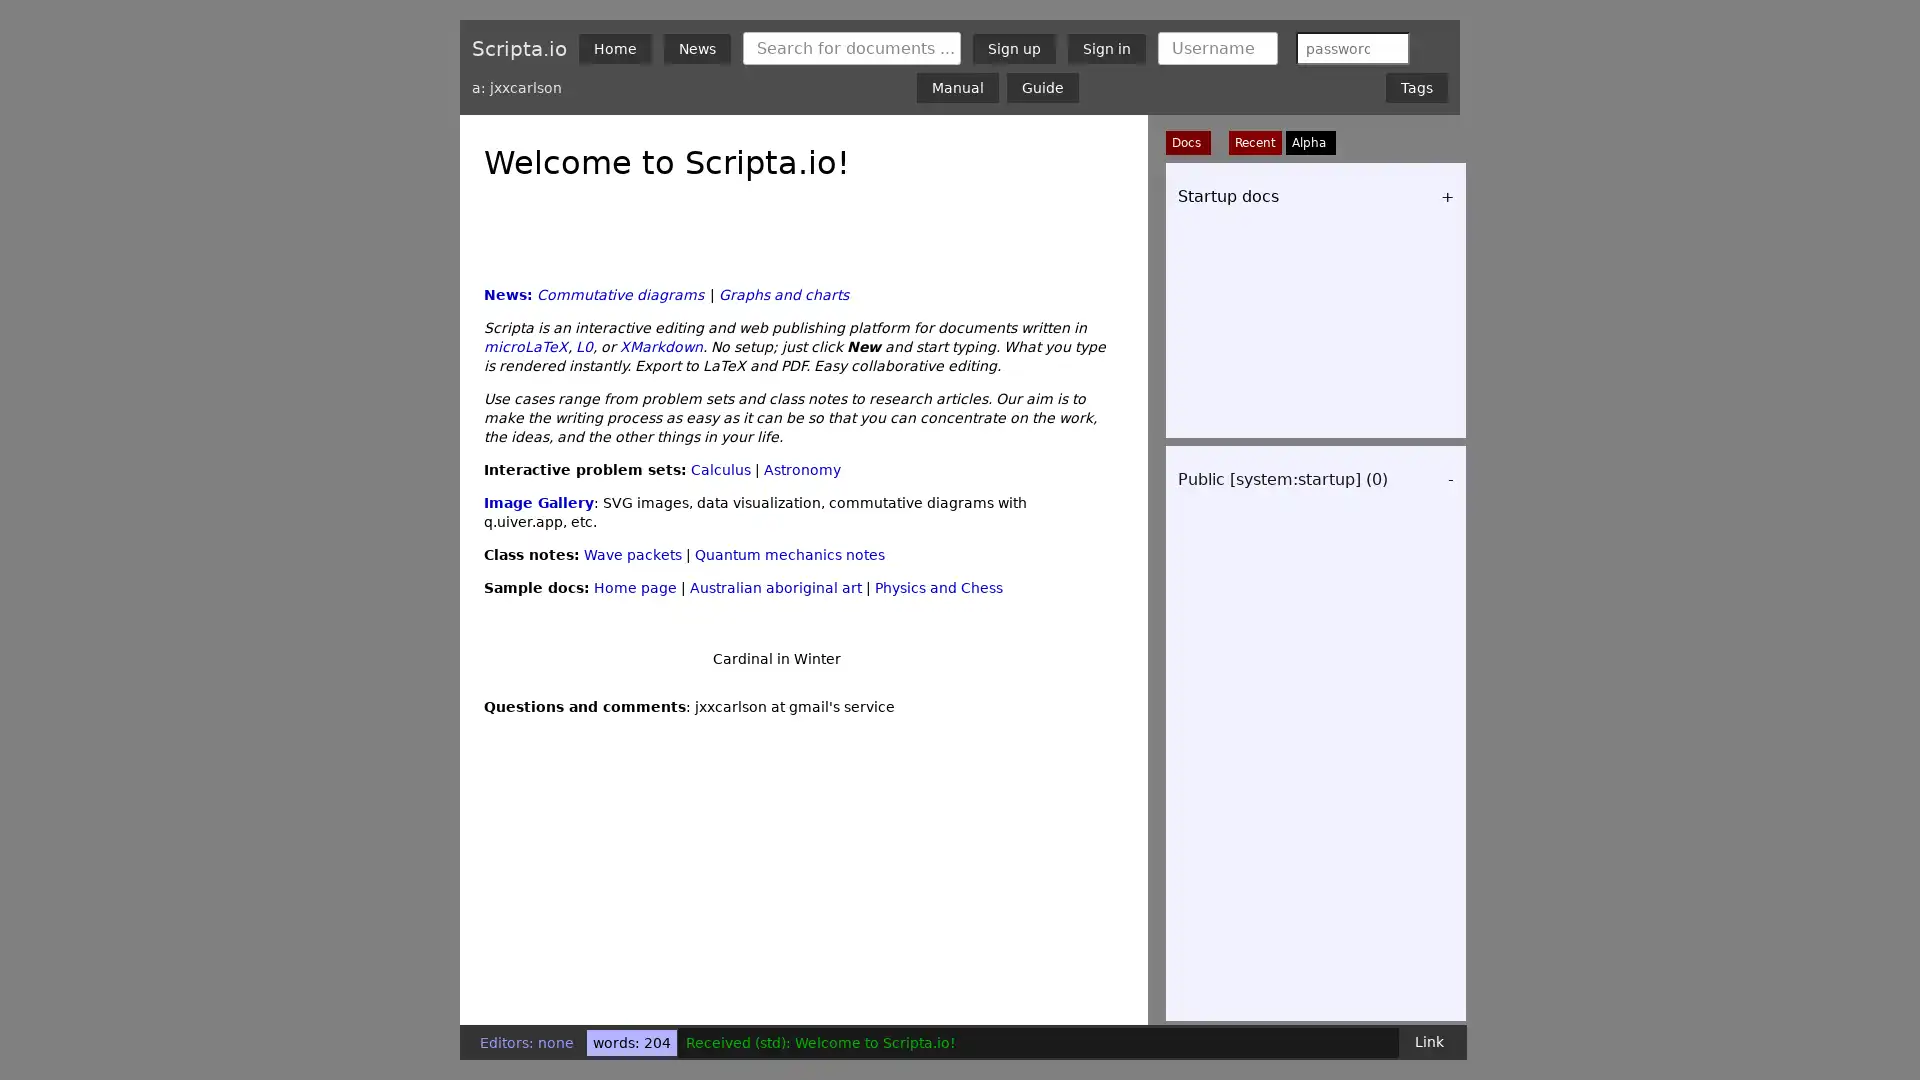 The image size is (1920, 1080). What do you see at coordinates (619, 450) in the screenshot?
I see `Commutative diagrams` at bounding box center [619, 450].